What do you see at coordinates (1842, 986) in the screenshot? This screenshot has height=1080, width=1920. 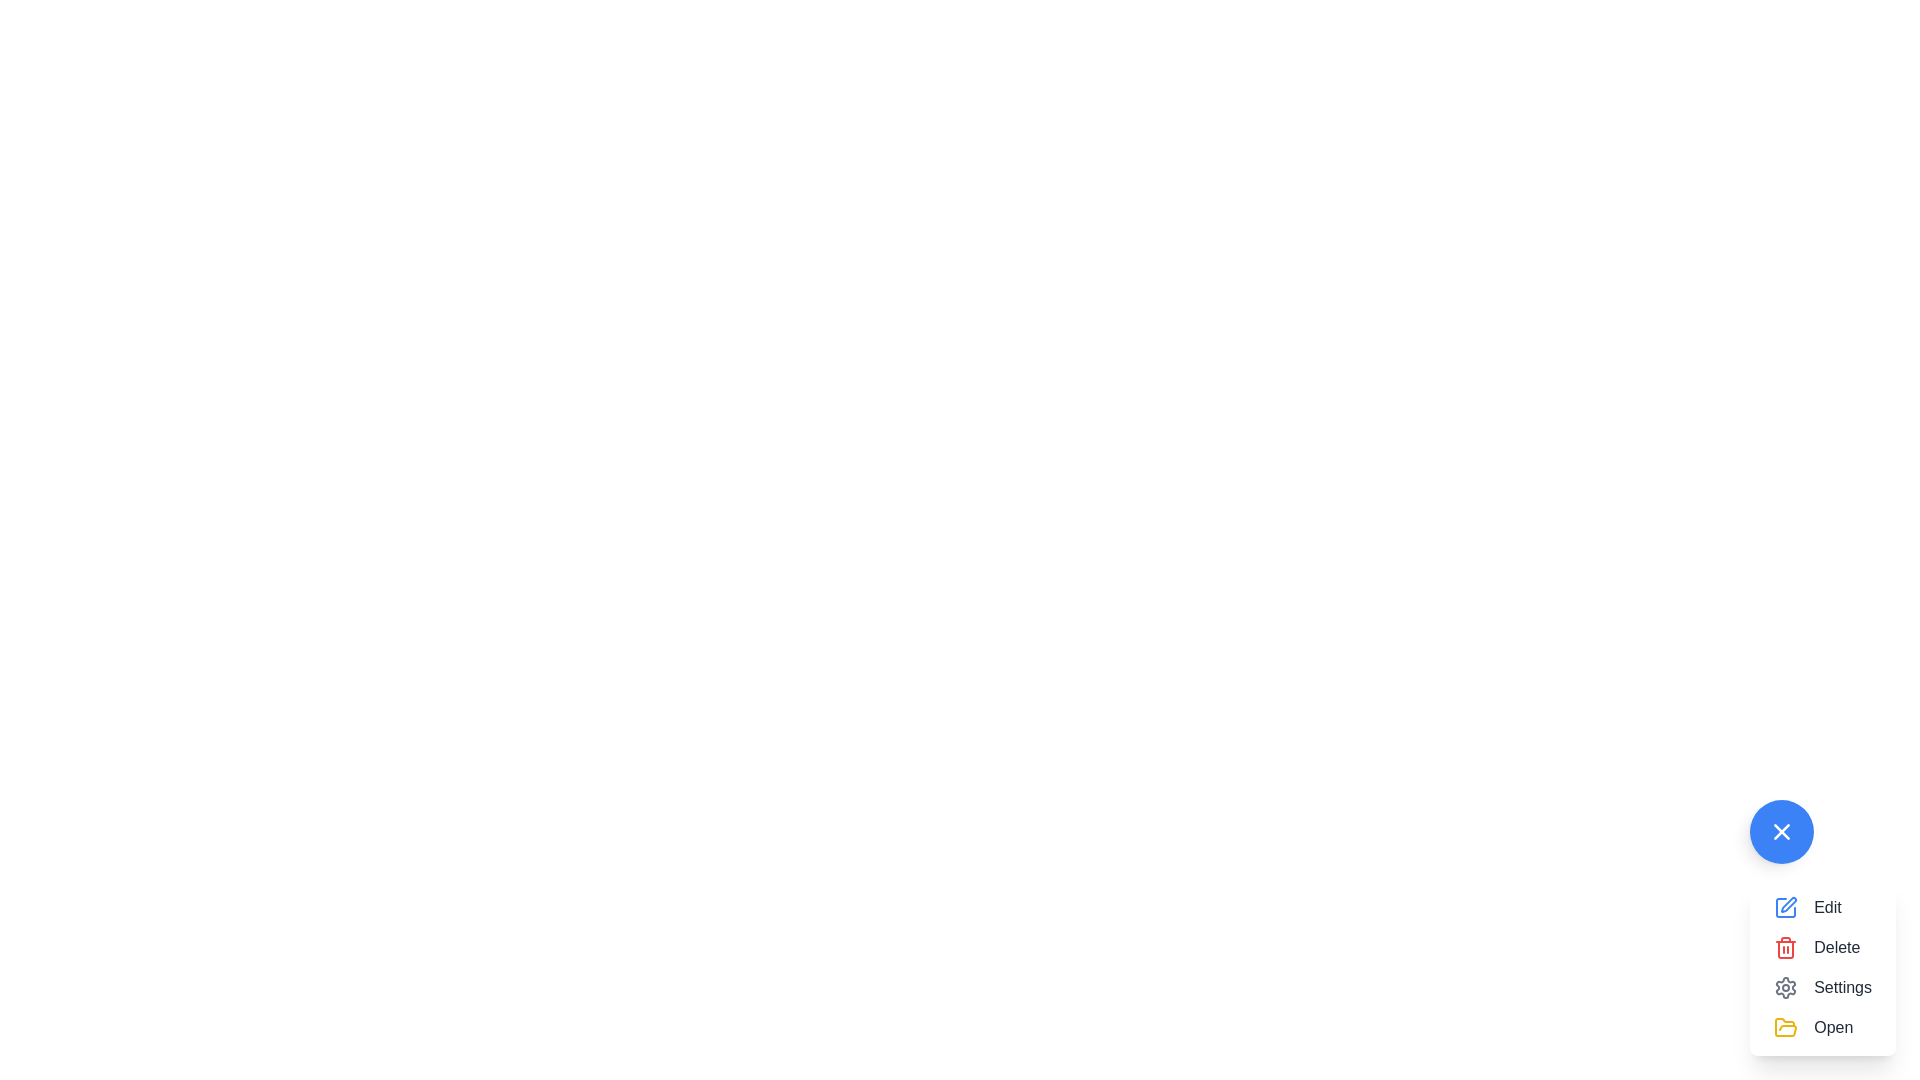 I see `the 'Settings' text label` at bounding box center [1842, 986].